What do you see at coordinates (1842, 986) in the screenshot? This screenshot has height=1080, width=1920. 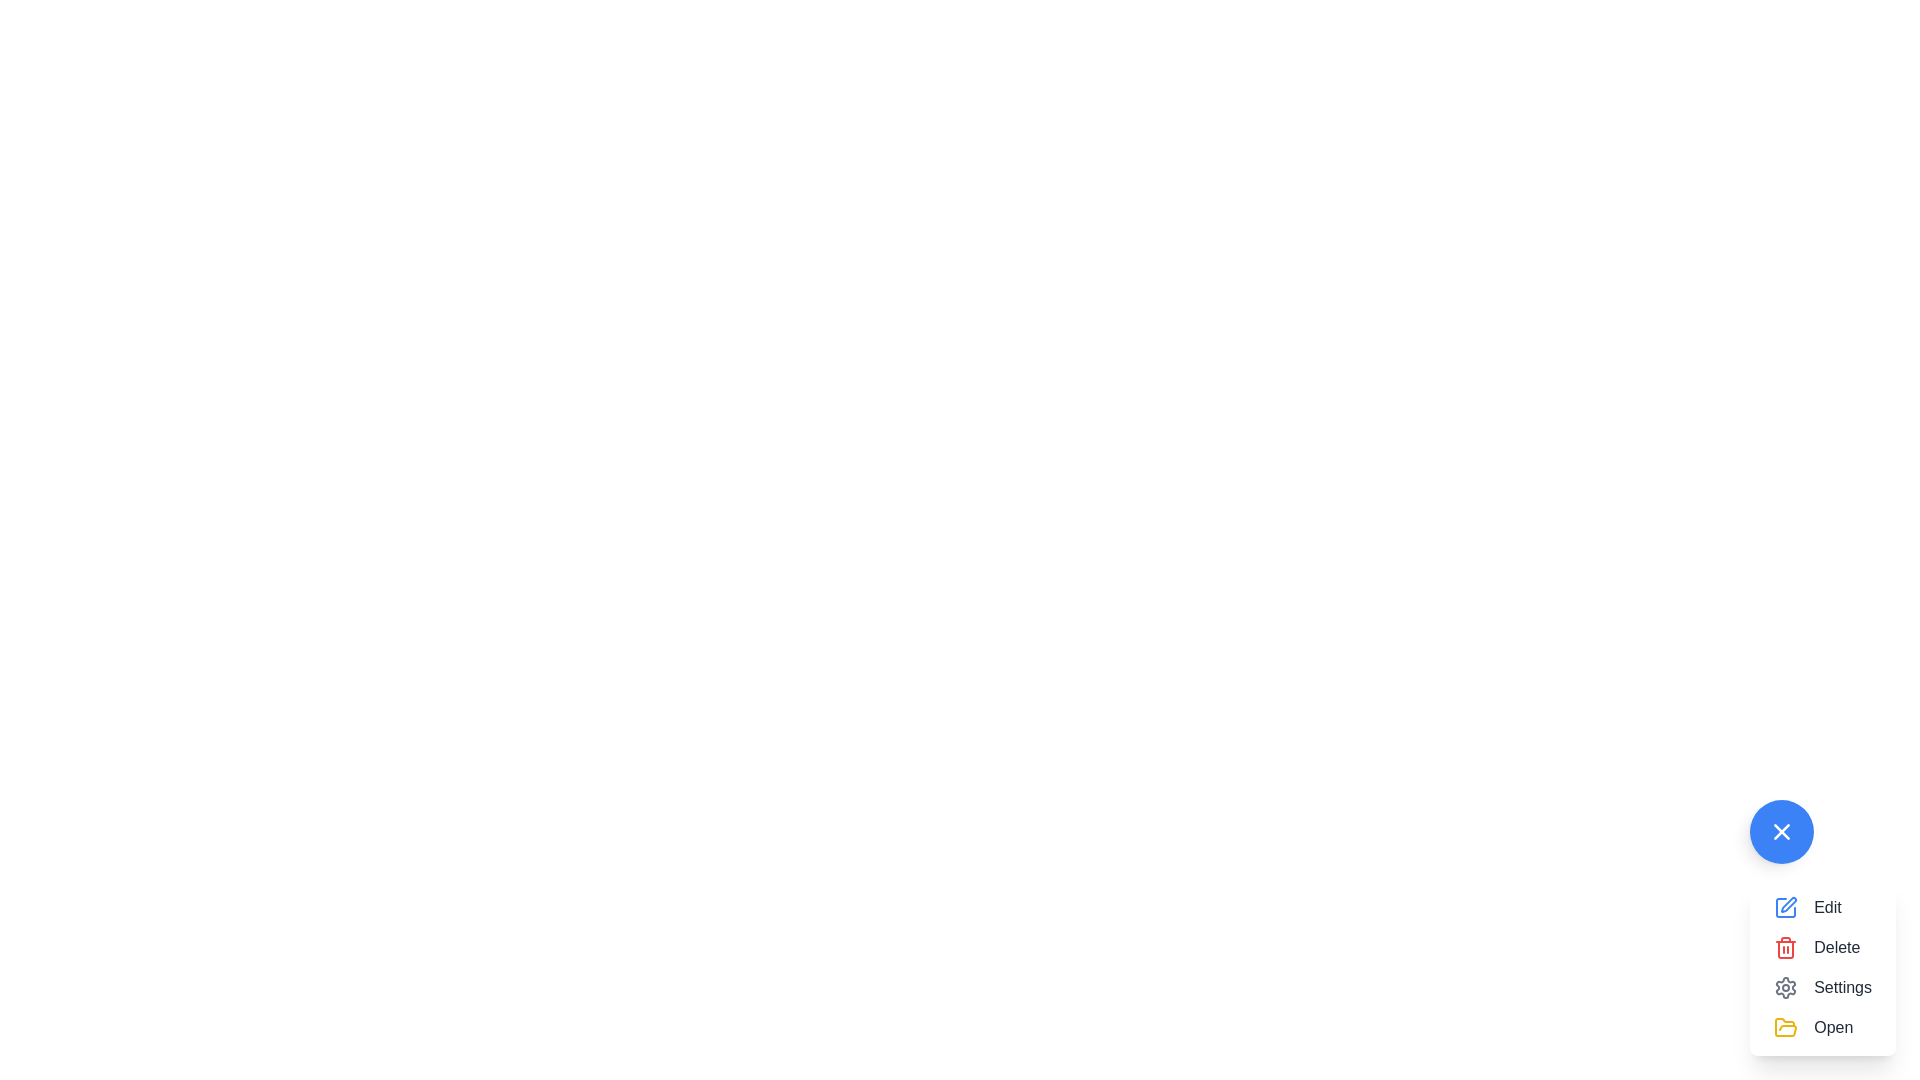 I see `the 'Settings' text label` at bounding box center [1842, 986].